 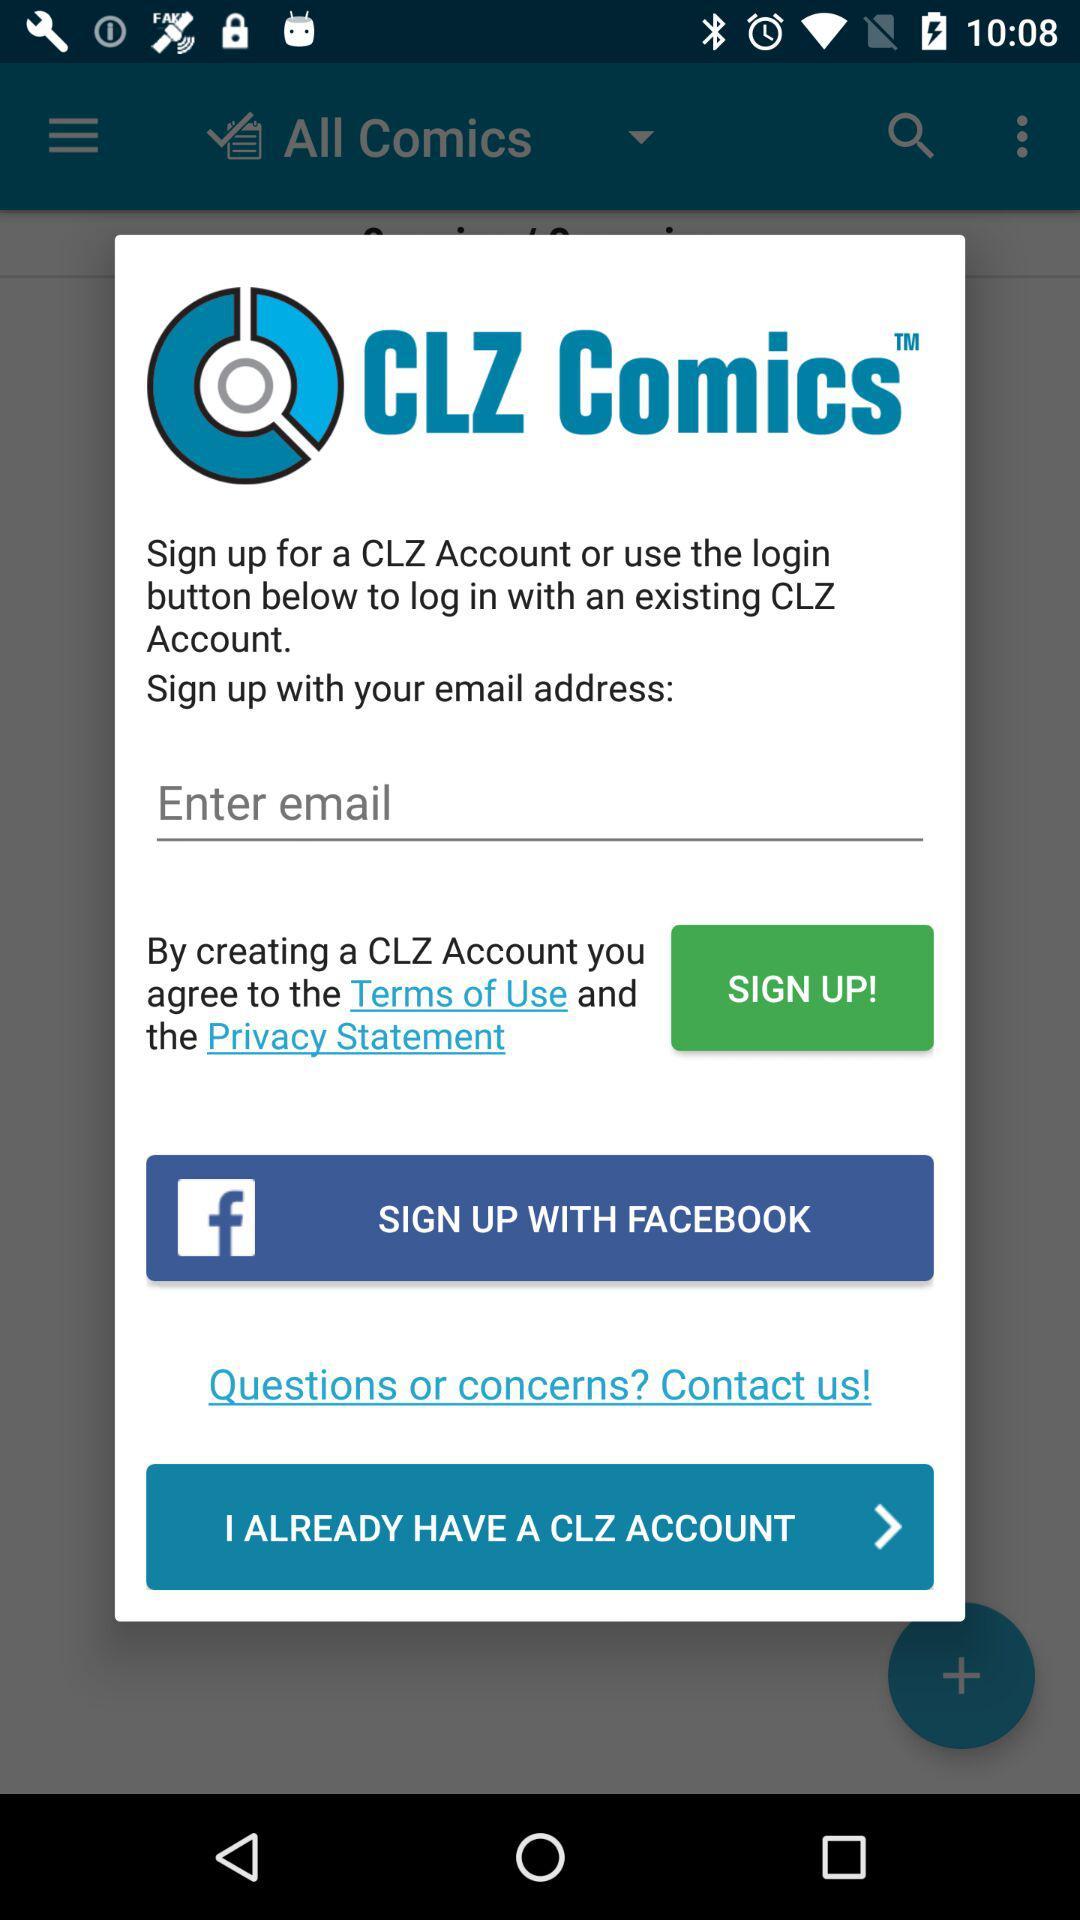 What do you see at coordinates (540, 1381) in the screenshot?
I see `the questions or concerns` at bounding box center [540, 1381].